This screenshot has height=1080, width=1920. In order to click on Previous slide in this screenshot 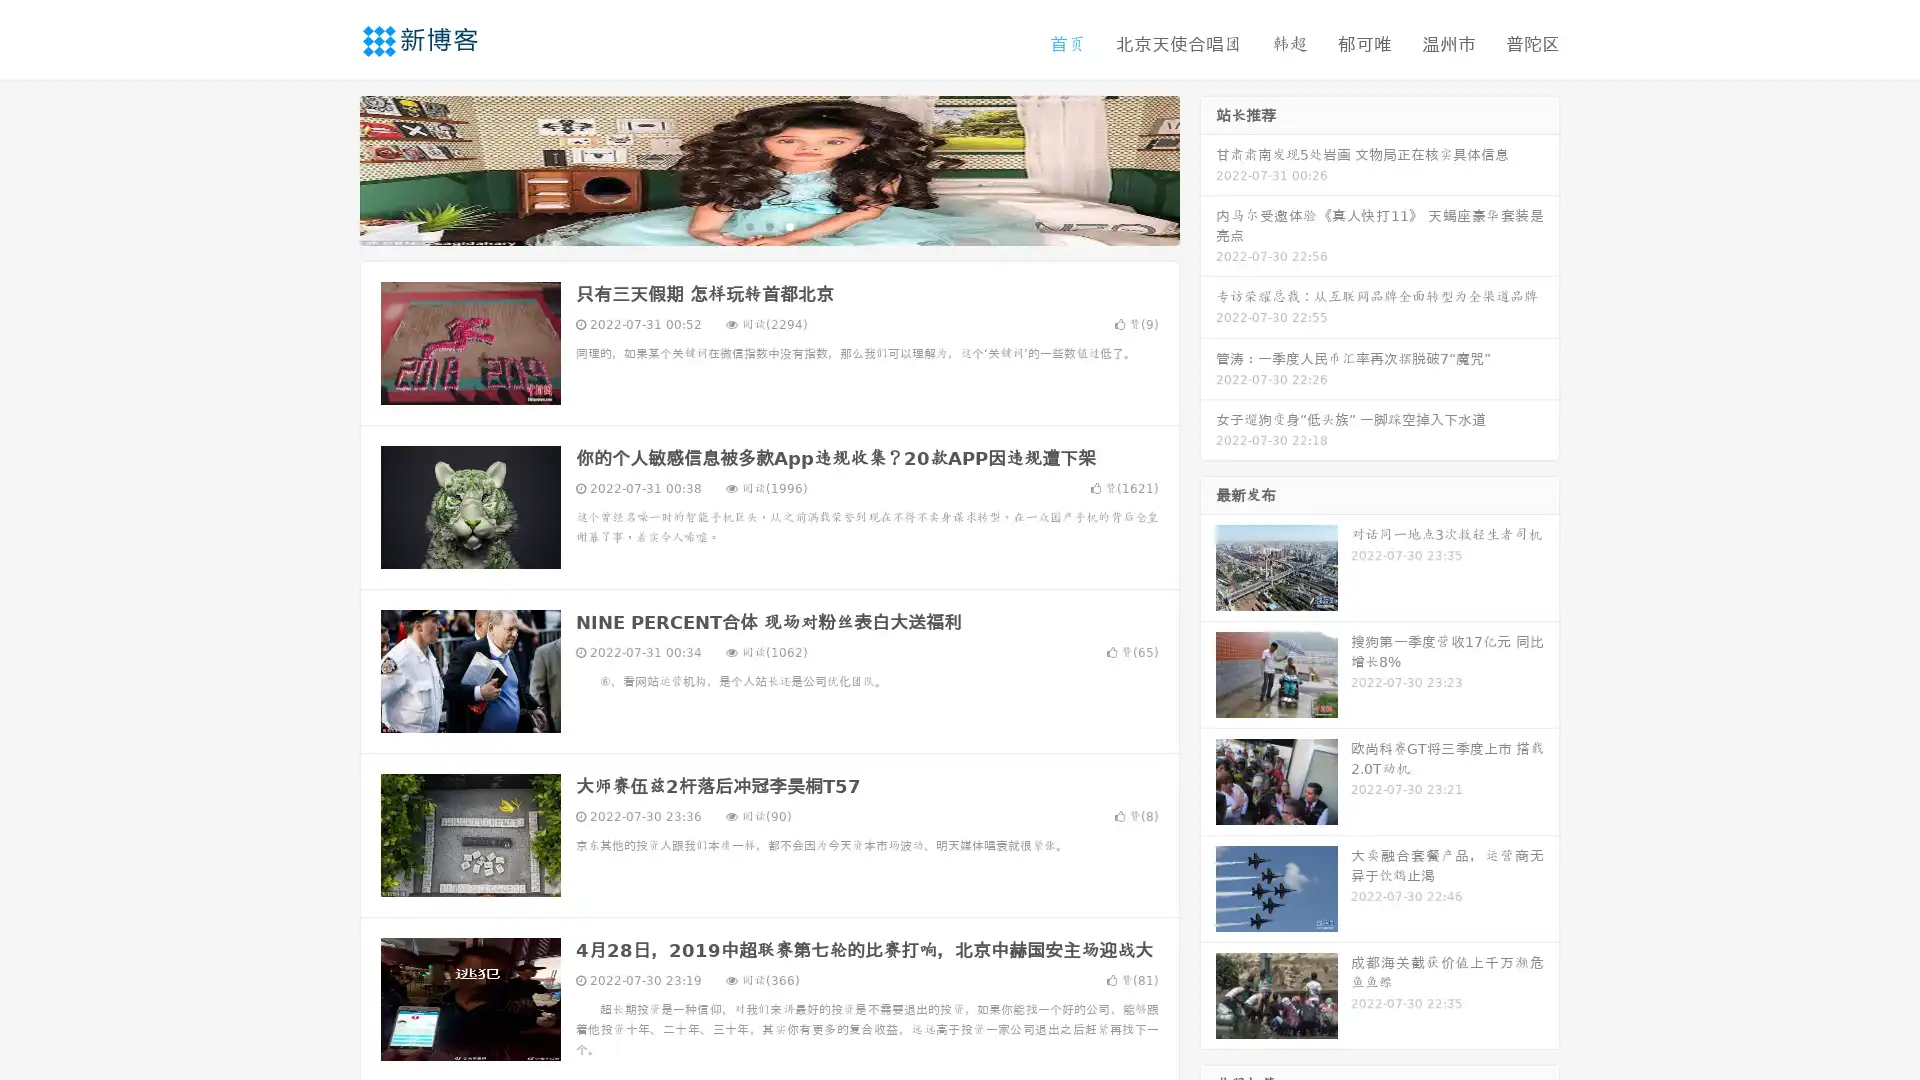, I will do `click(330, 168)`.